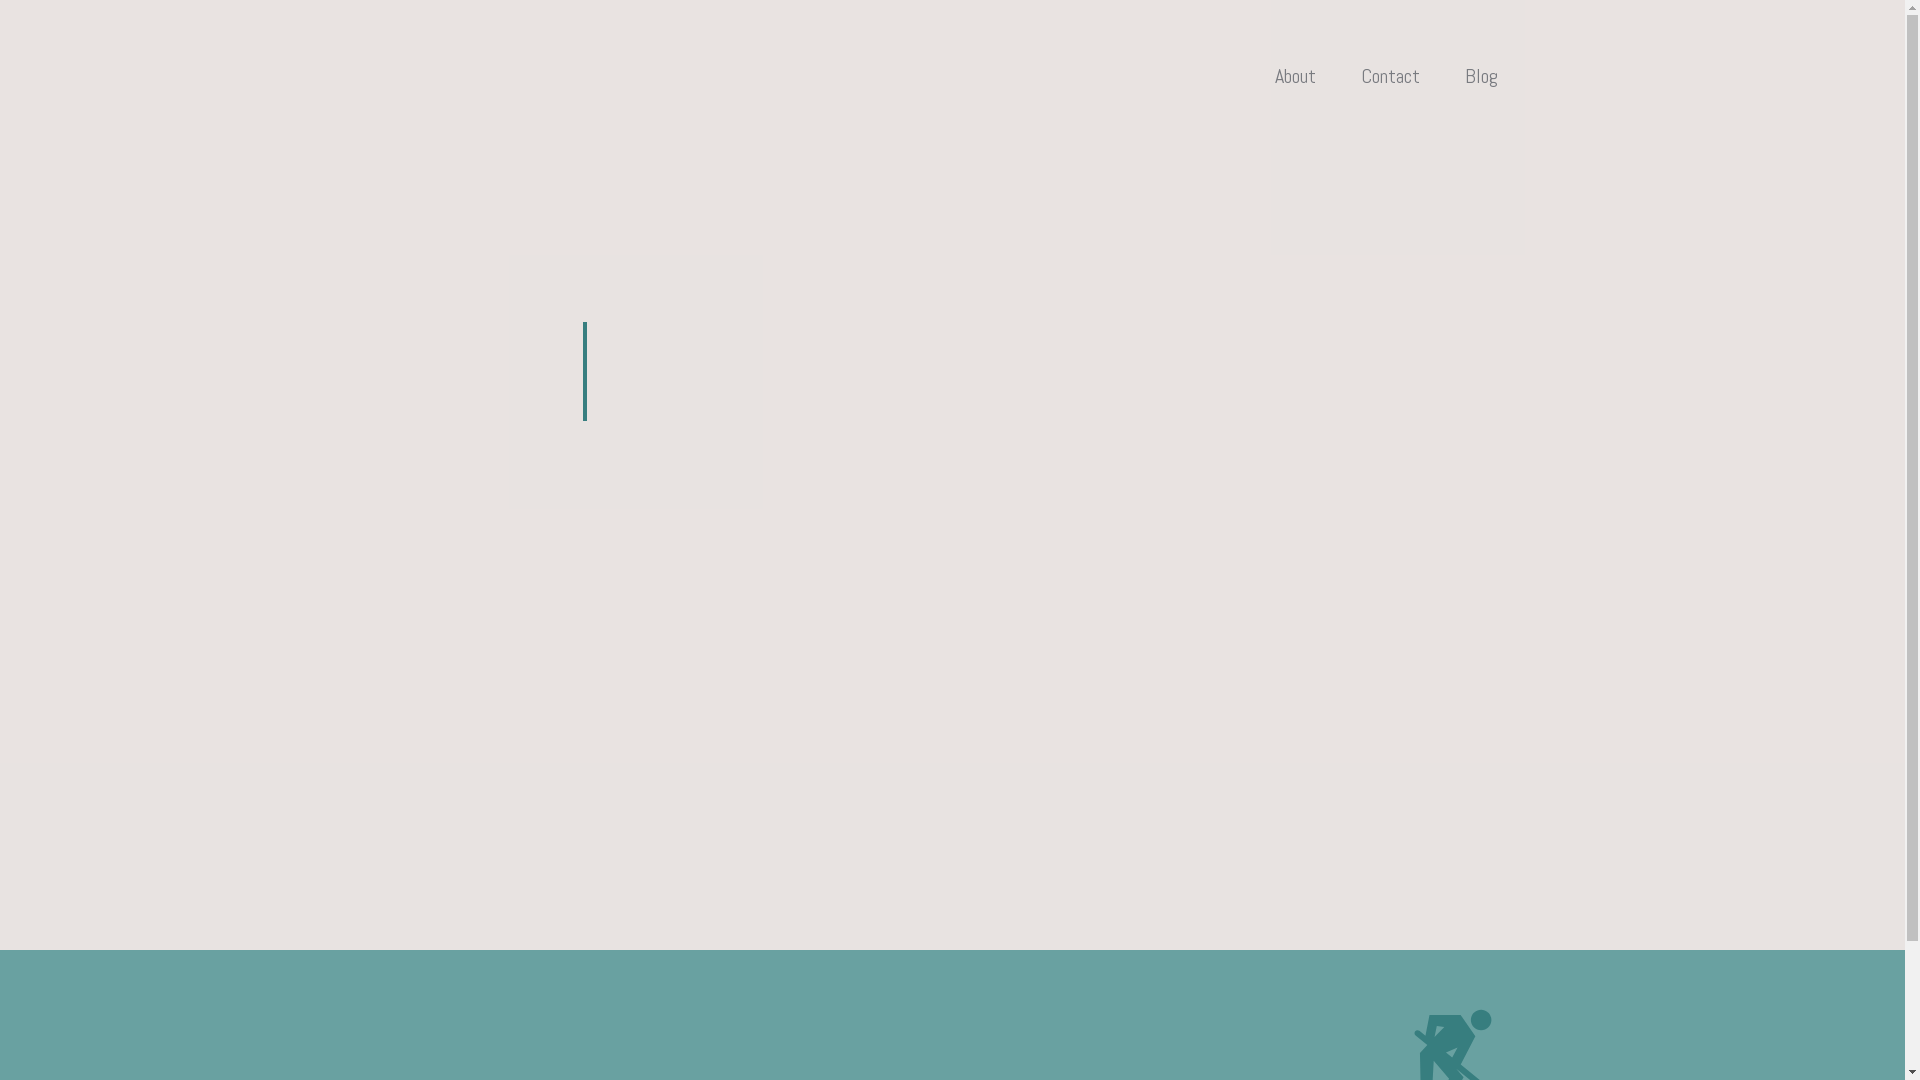 The height and width of the screenshot is (1080, 1920). I want to click on 'About', so click(1294, 75).